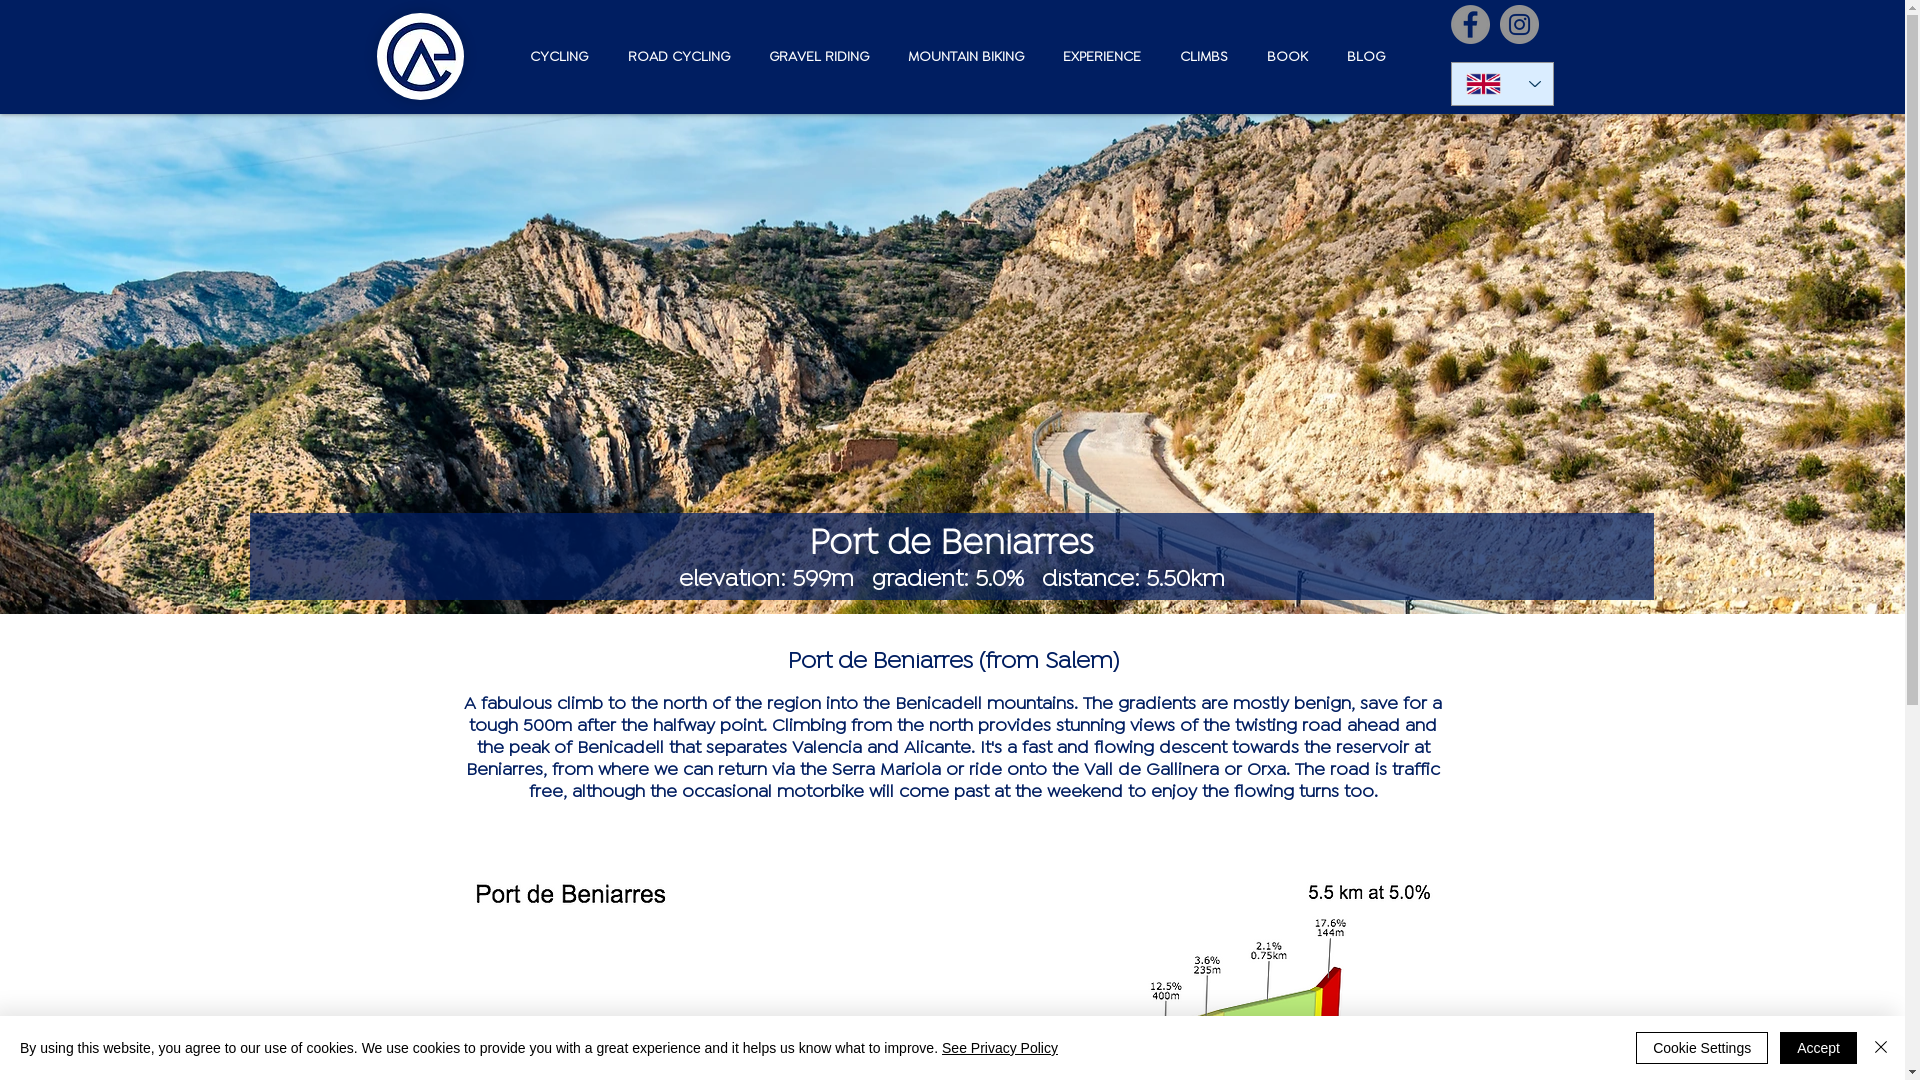  I want to click on 'ROAD CYCLING', so click(672, 56).